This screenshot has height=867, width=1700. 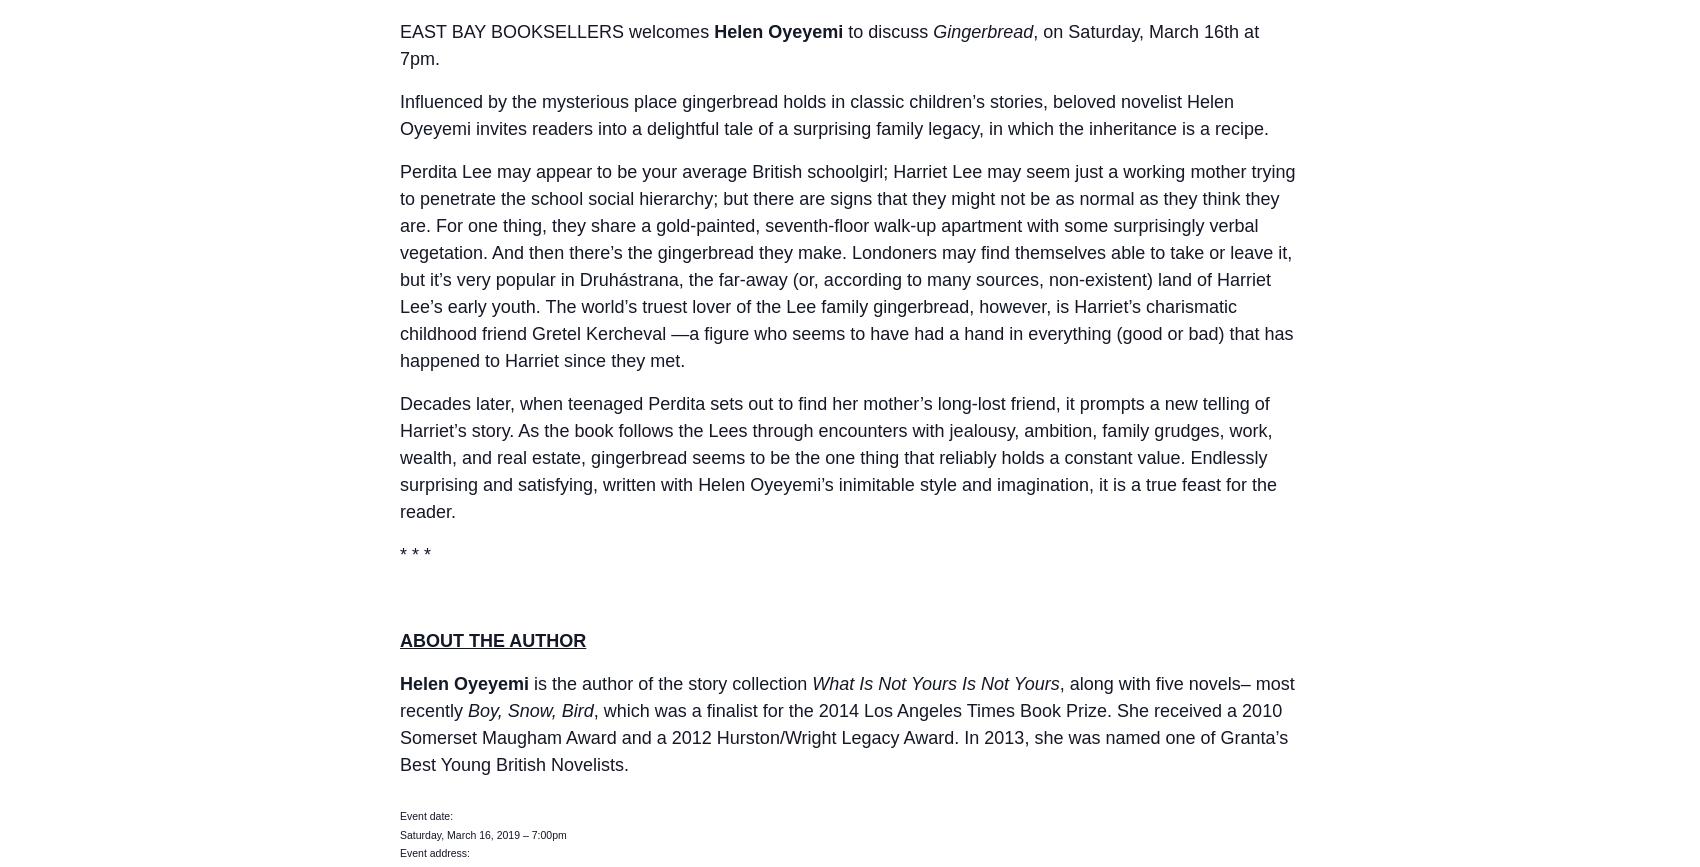 What do you see at coordinates (837, 457) in the screenshot?
I see `'Decades later, when teenaged Perdita sets out to find her mother’s long-lost friend, it prompts a new telling of Harriet’s story. As the book follows the Lees through encounters with jealousy, ambition, family grudges, work, wealth, and real estate, gingerbread seems to be the one thing that reliably holds a constant value. Endlessly surprising and satisfying, written with Helen Oyeyemi’s inimitable style and imagination, it is a true feast for the reader.'` at bounding box center [837, 457].